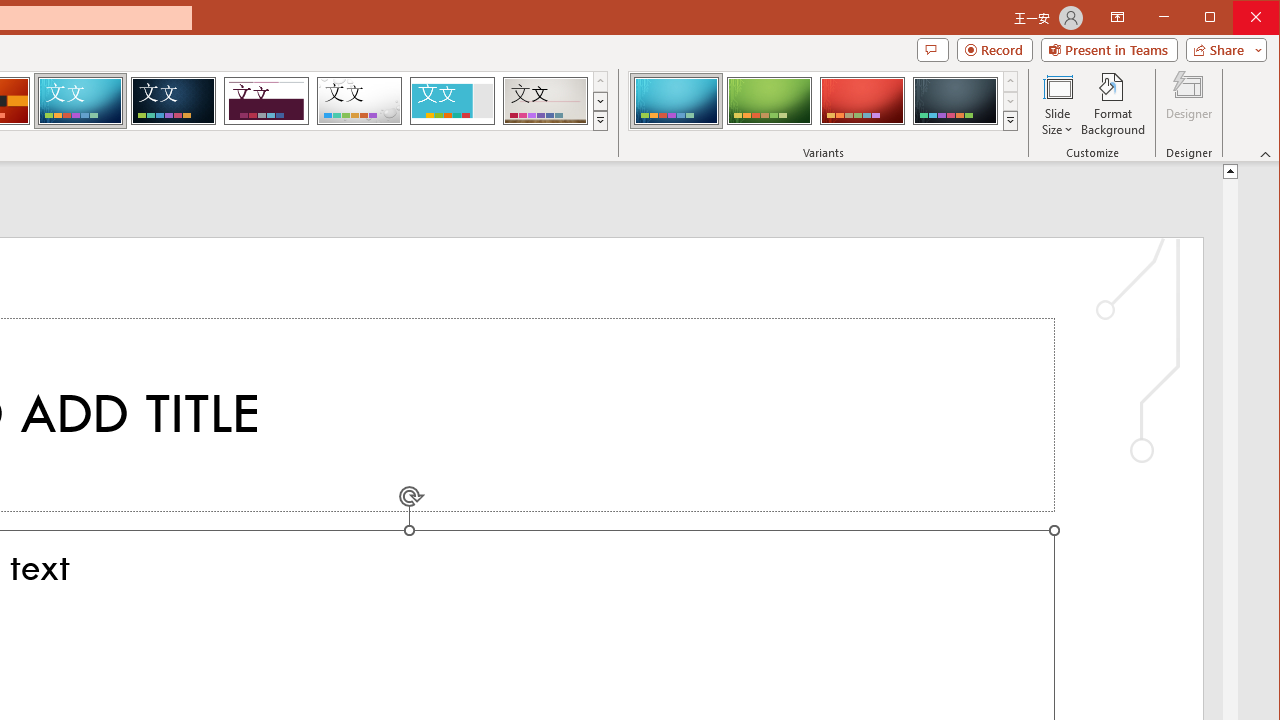 The height and width of the screenshot is (720, 1280). I want to click on 'Close', so click(1260, 19).